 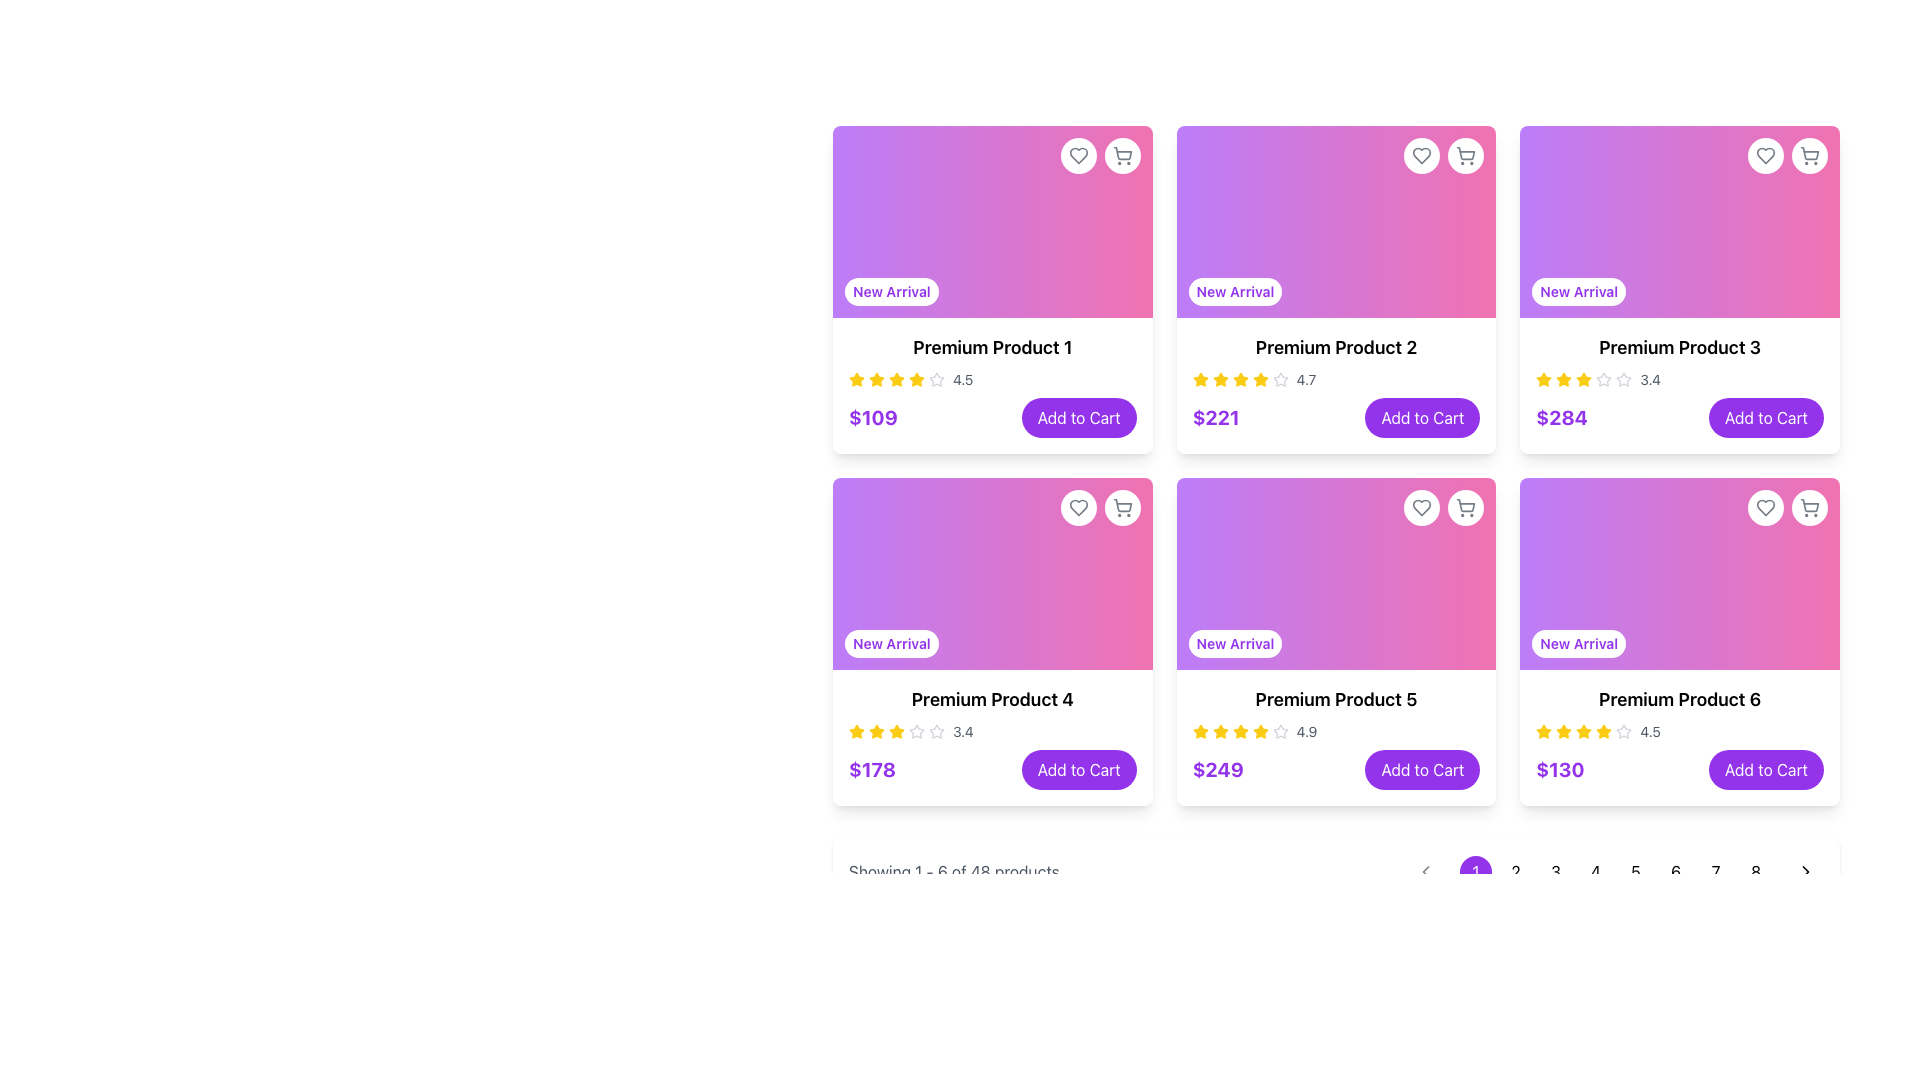 What do you see at coordinates (872, 769) in the screenshot?
I see `price value displayed in the text label for 'Premium Product 4', which is located to the left of the 'Add to Cart' button in the lower section of the product card` at bounding box center [872, 769].